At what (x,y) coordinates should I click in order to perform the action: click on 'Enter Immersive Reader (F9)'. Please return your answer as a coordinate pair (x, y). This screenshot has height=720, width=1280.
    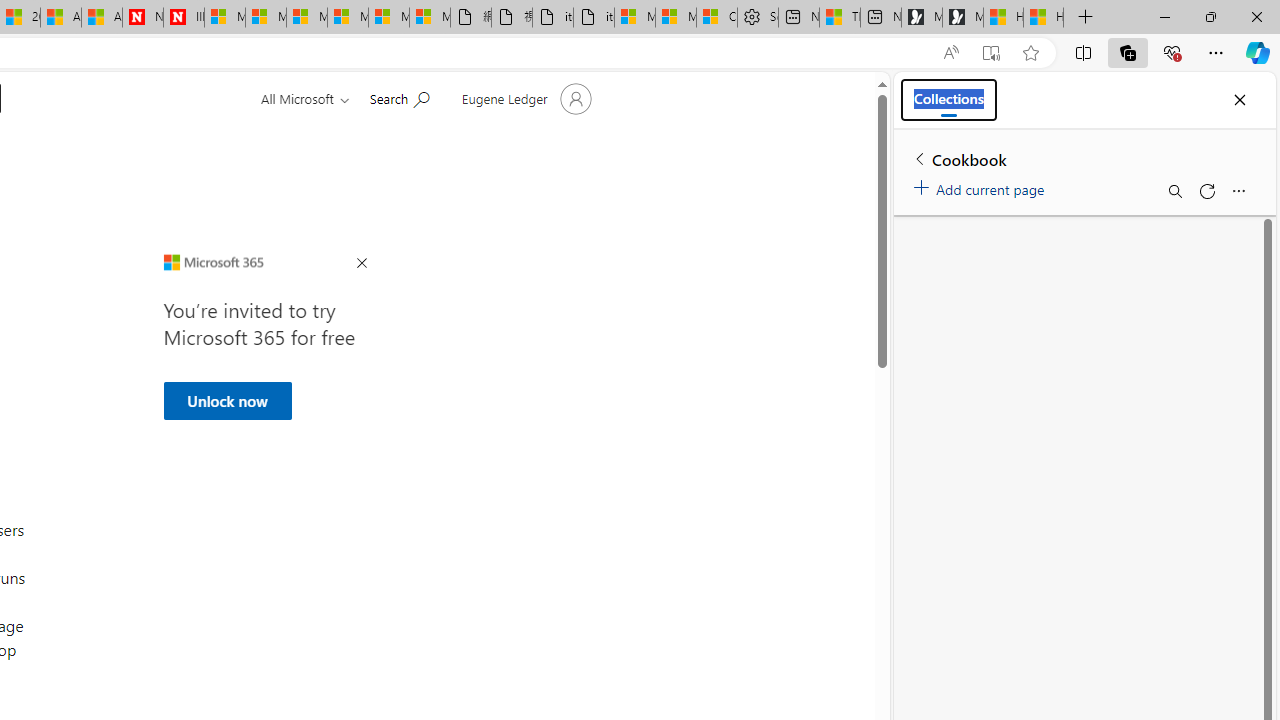
    Looking at the image, I should click on (991, 52).